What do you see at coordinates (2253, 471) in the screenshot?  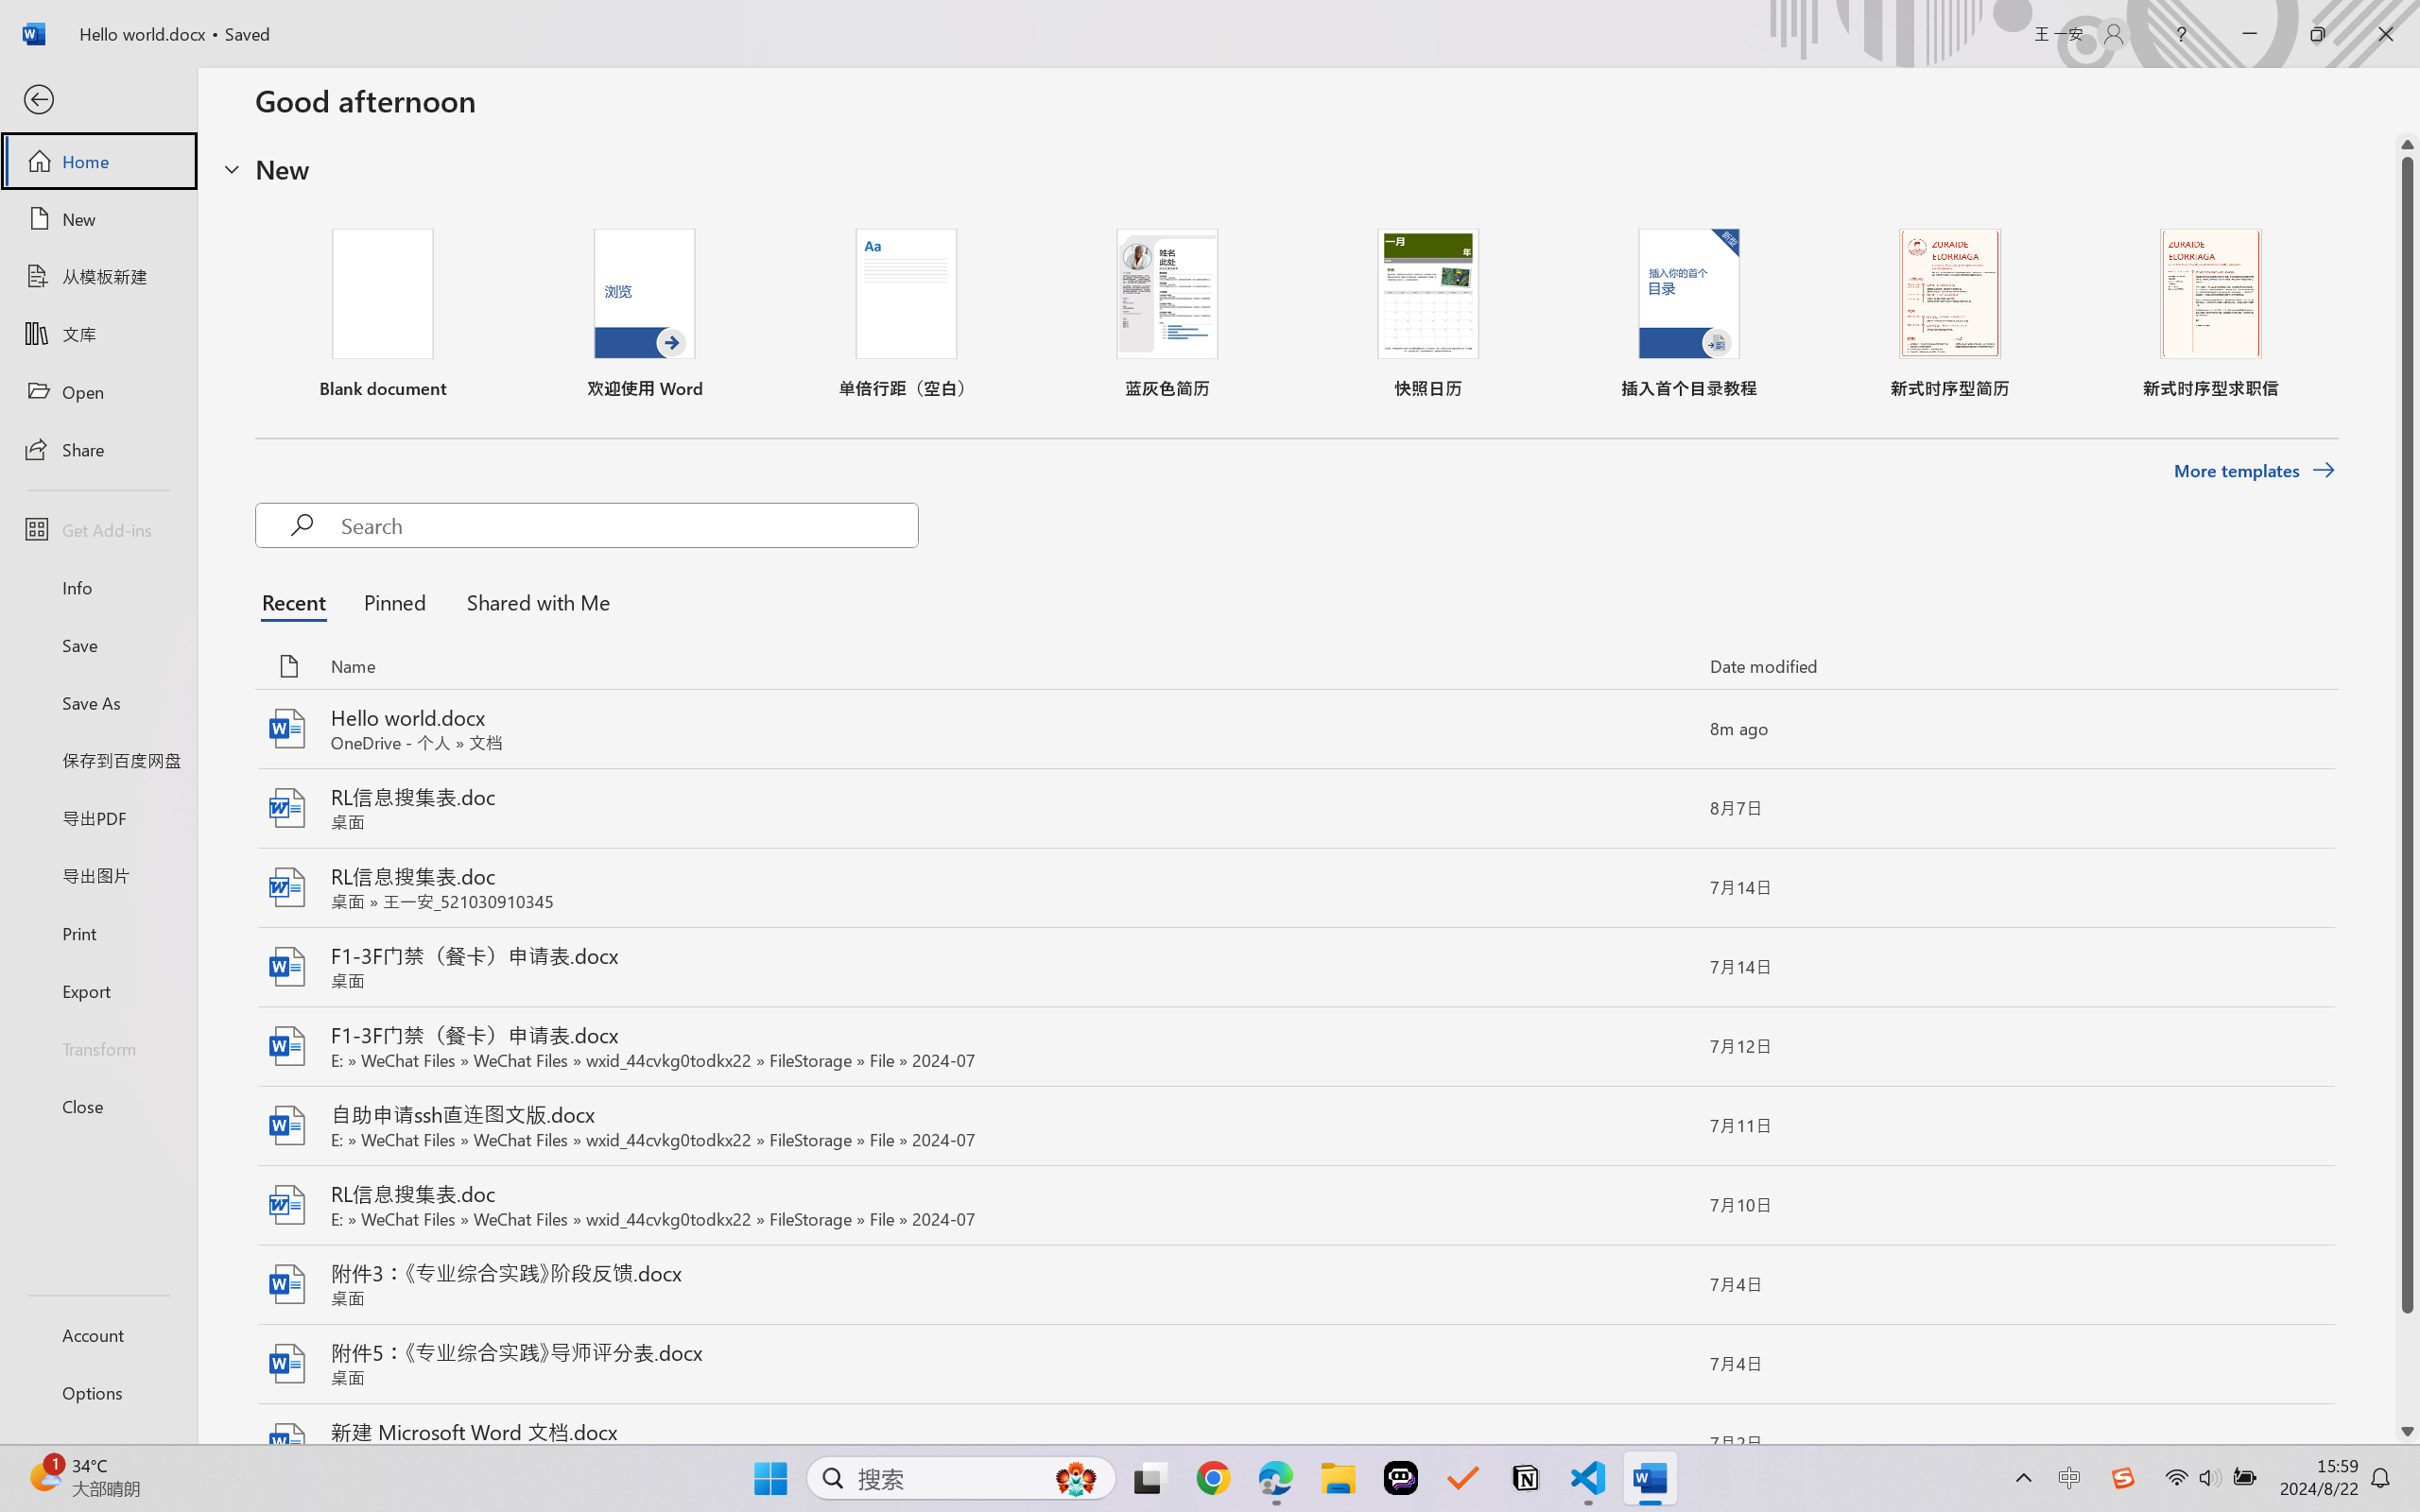 I see `'More templates'` at bounding box center [2253, 471].